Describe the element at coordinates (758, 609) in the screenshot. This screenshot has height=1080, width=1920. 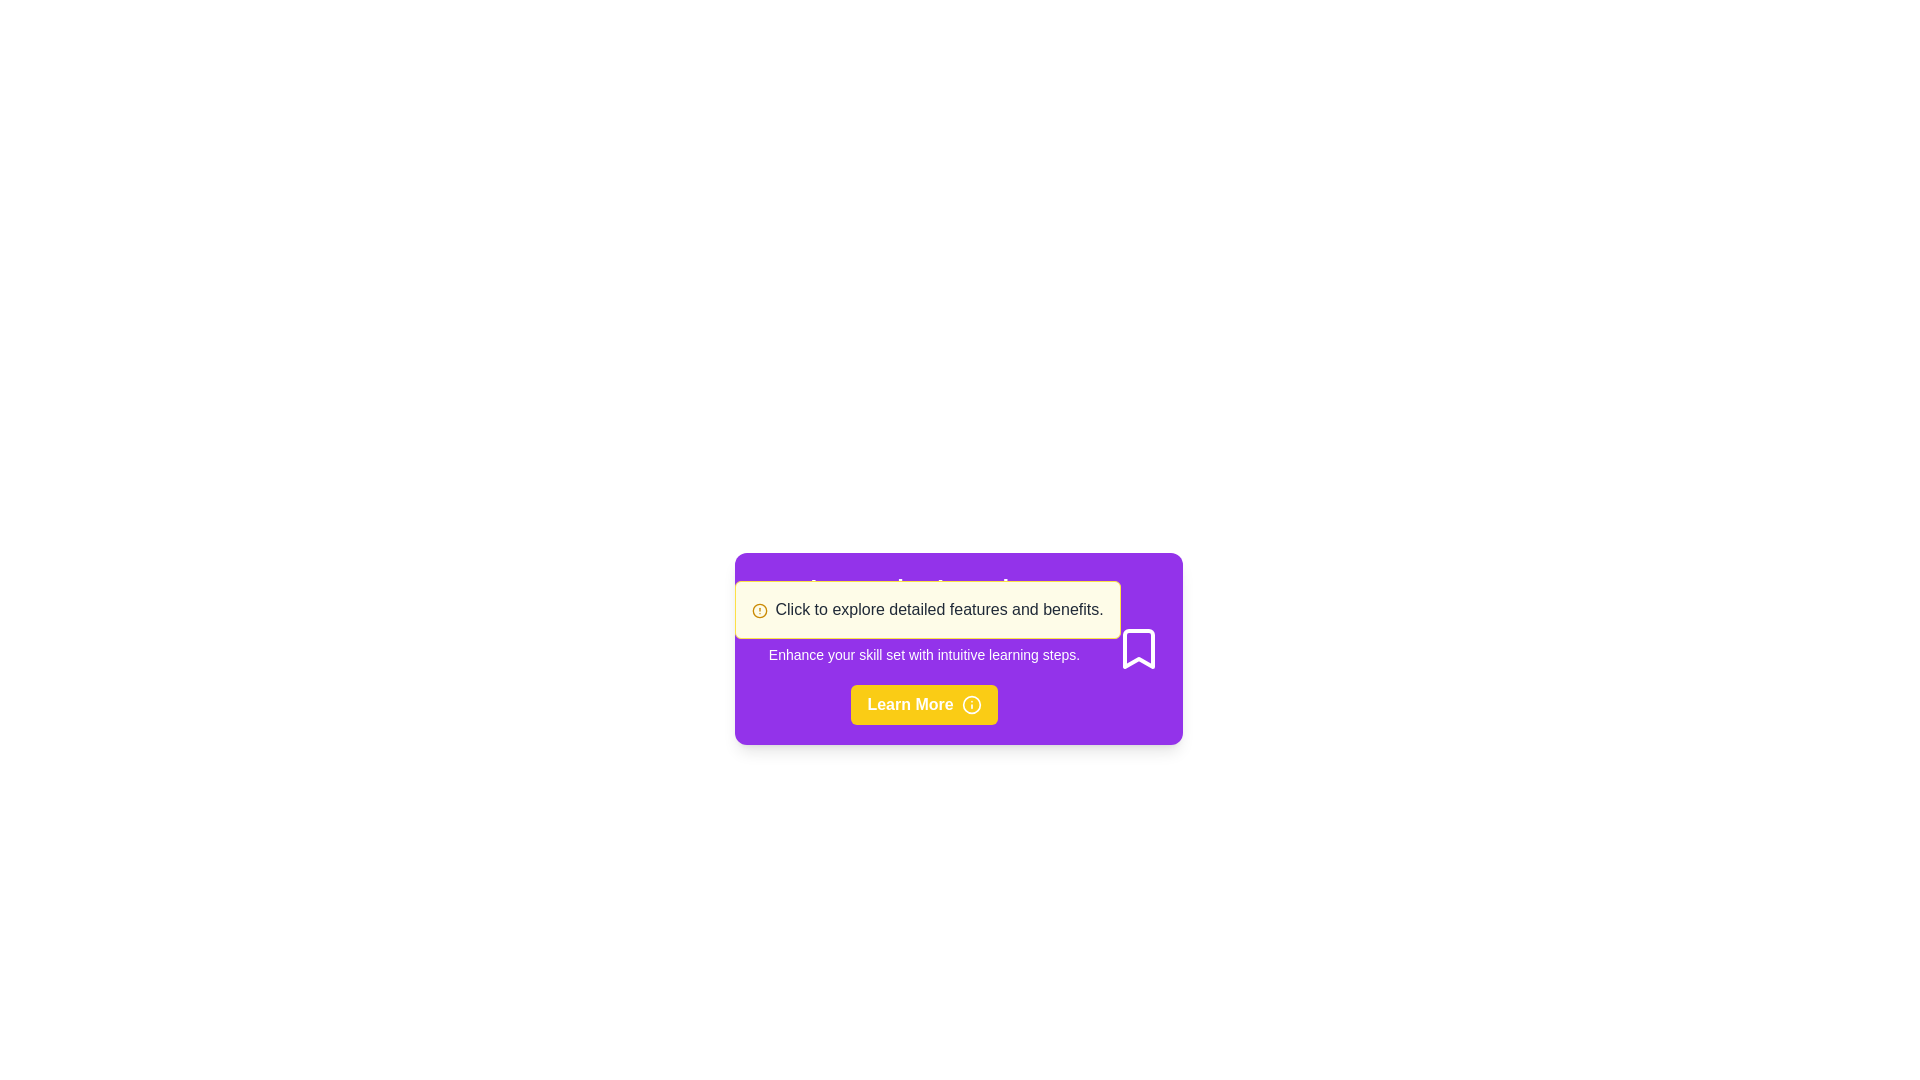
I see `the circular icon with a yellow outline and an exclamation mark in the center, located at the upper-left corner of the message box that contains the text 'Click to explore detailed features and benefits.'` at that location.